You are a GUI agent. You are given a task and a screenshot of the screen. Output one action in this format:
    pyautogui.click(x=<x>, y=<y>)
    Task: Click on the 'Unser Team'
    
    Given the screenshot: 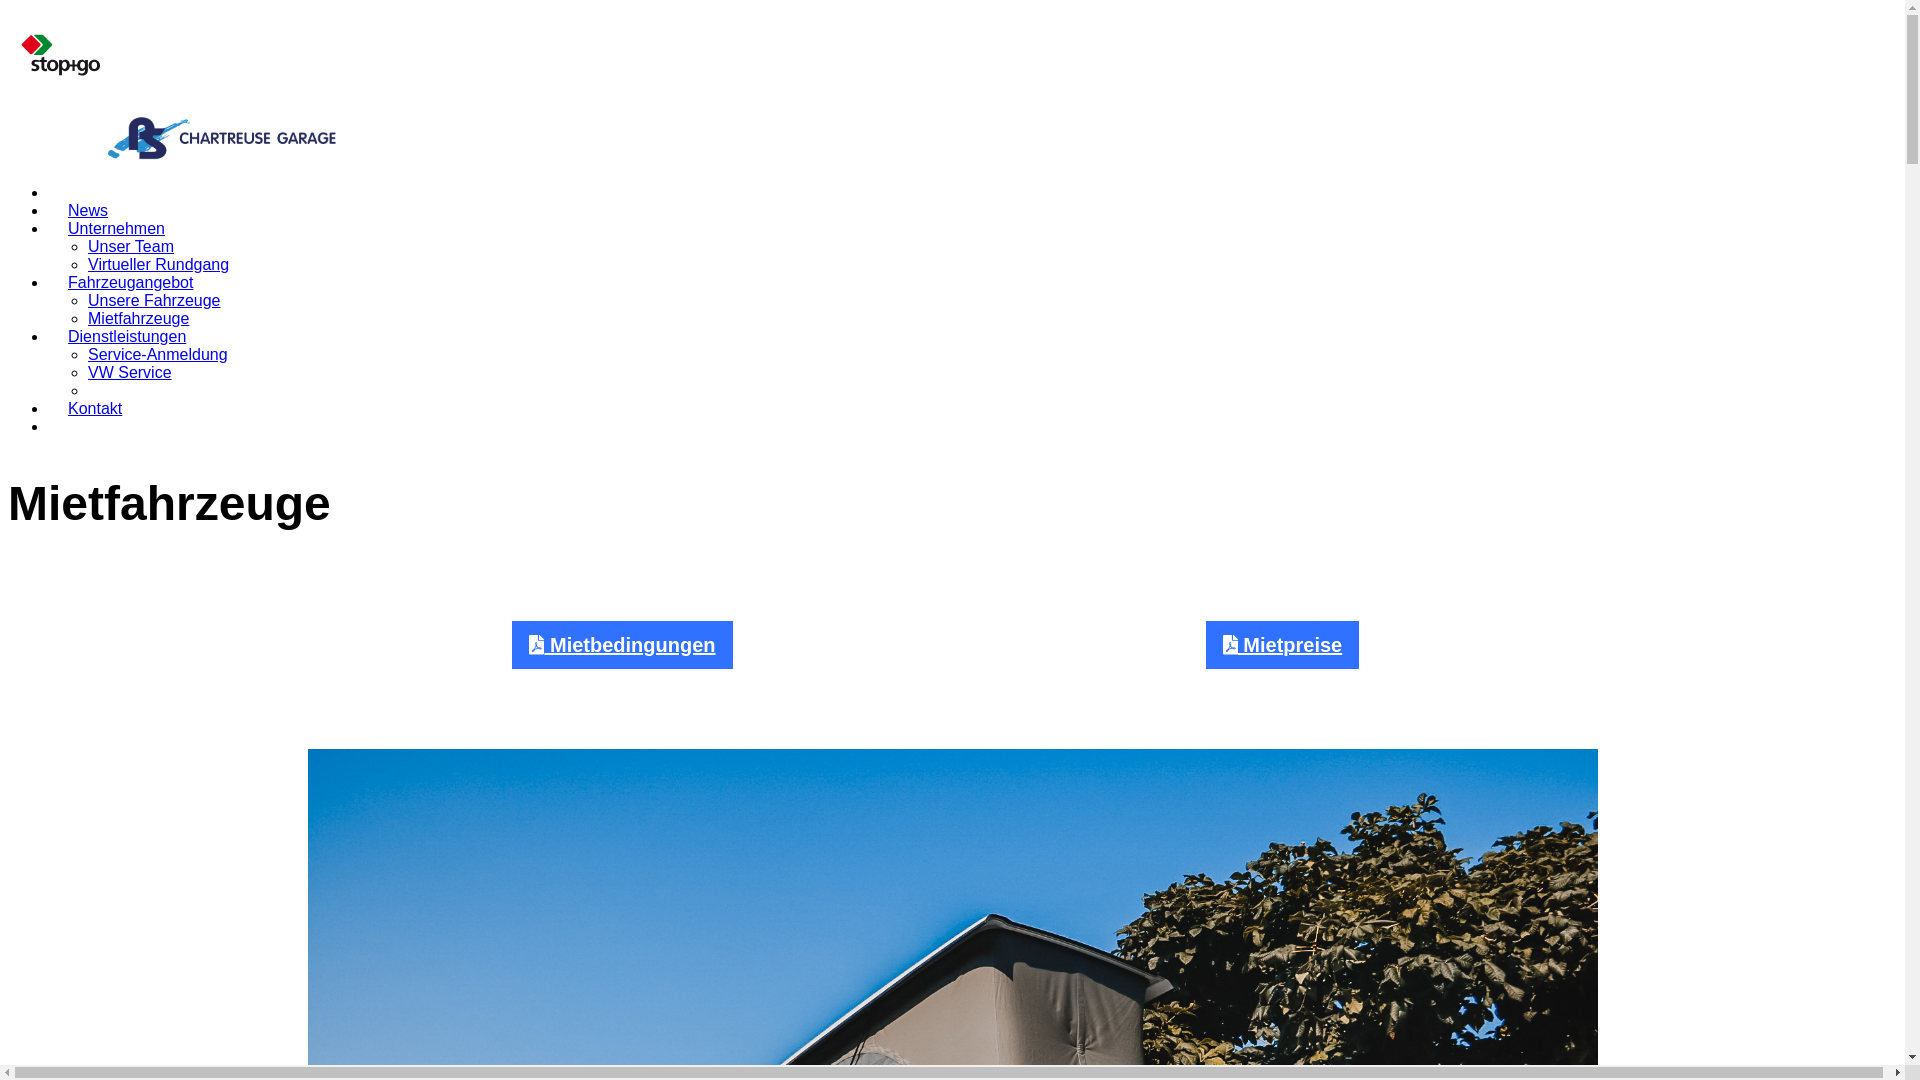 What is the action you would take?
    pyautogui.click(x=86, y=245)
    